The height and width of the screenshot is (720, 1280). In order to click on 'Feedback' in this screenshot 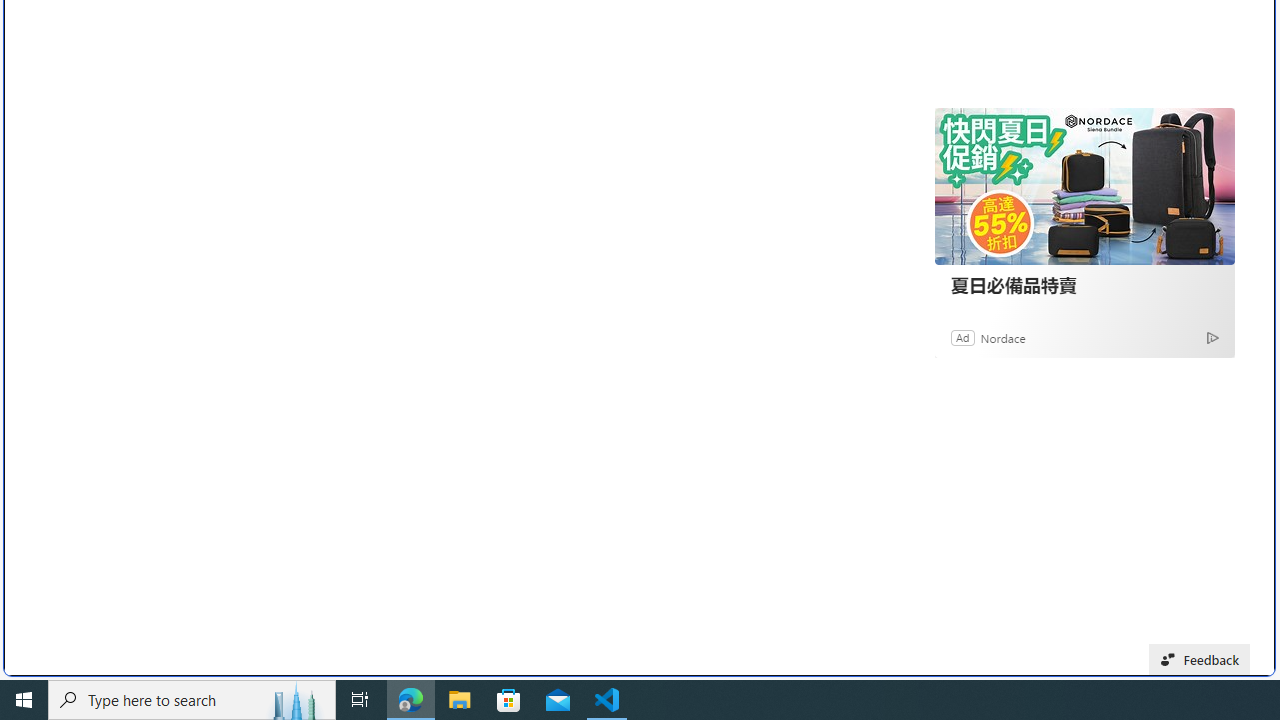, I will do `click(1200, 659)`.